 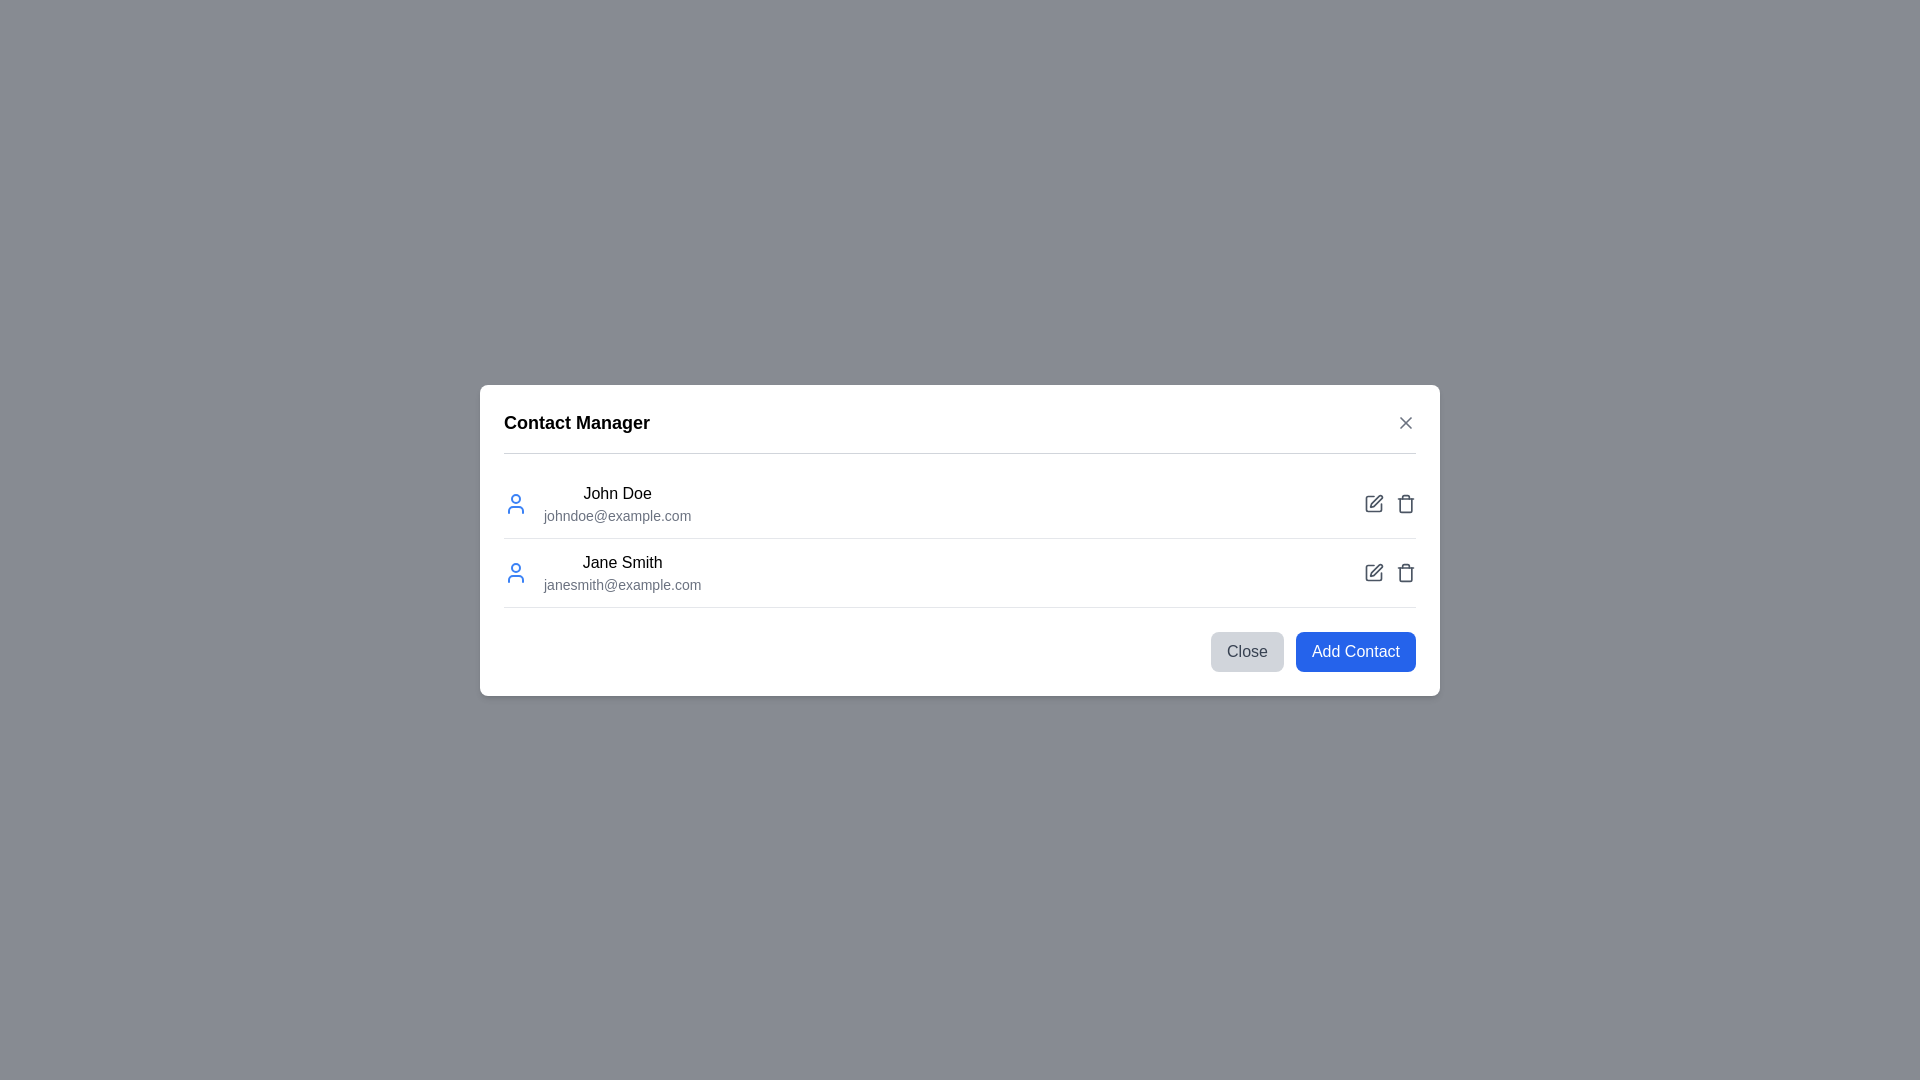 What do you see at coordinates (1372, 502) in the screenshot?
I see `the edit icon button located in the upper-right corner of the second contact row` at bounding box center [1372, 502].